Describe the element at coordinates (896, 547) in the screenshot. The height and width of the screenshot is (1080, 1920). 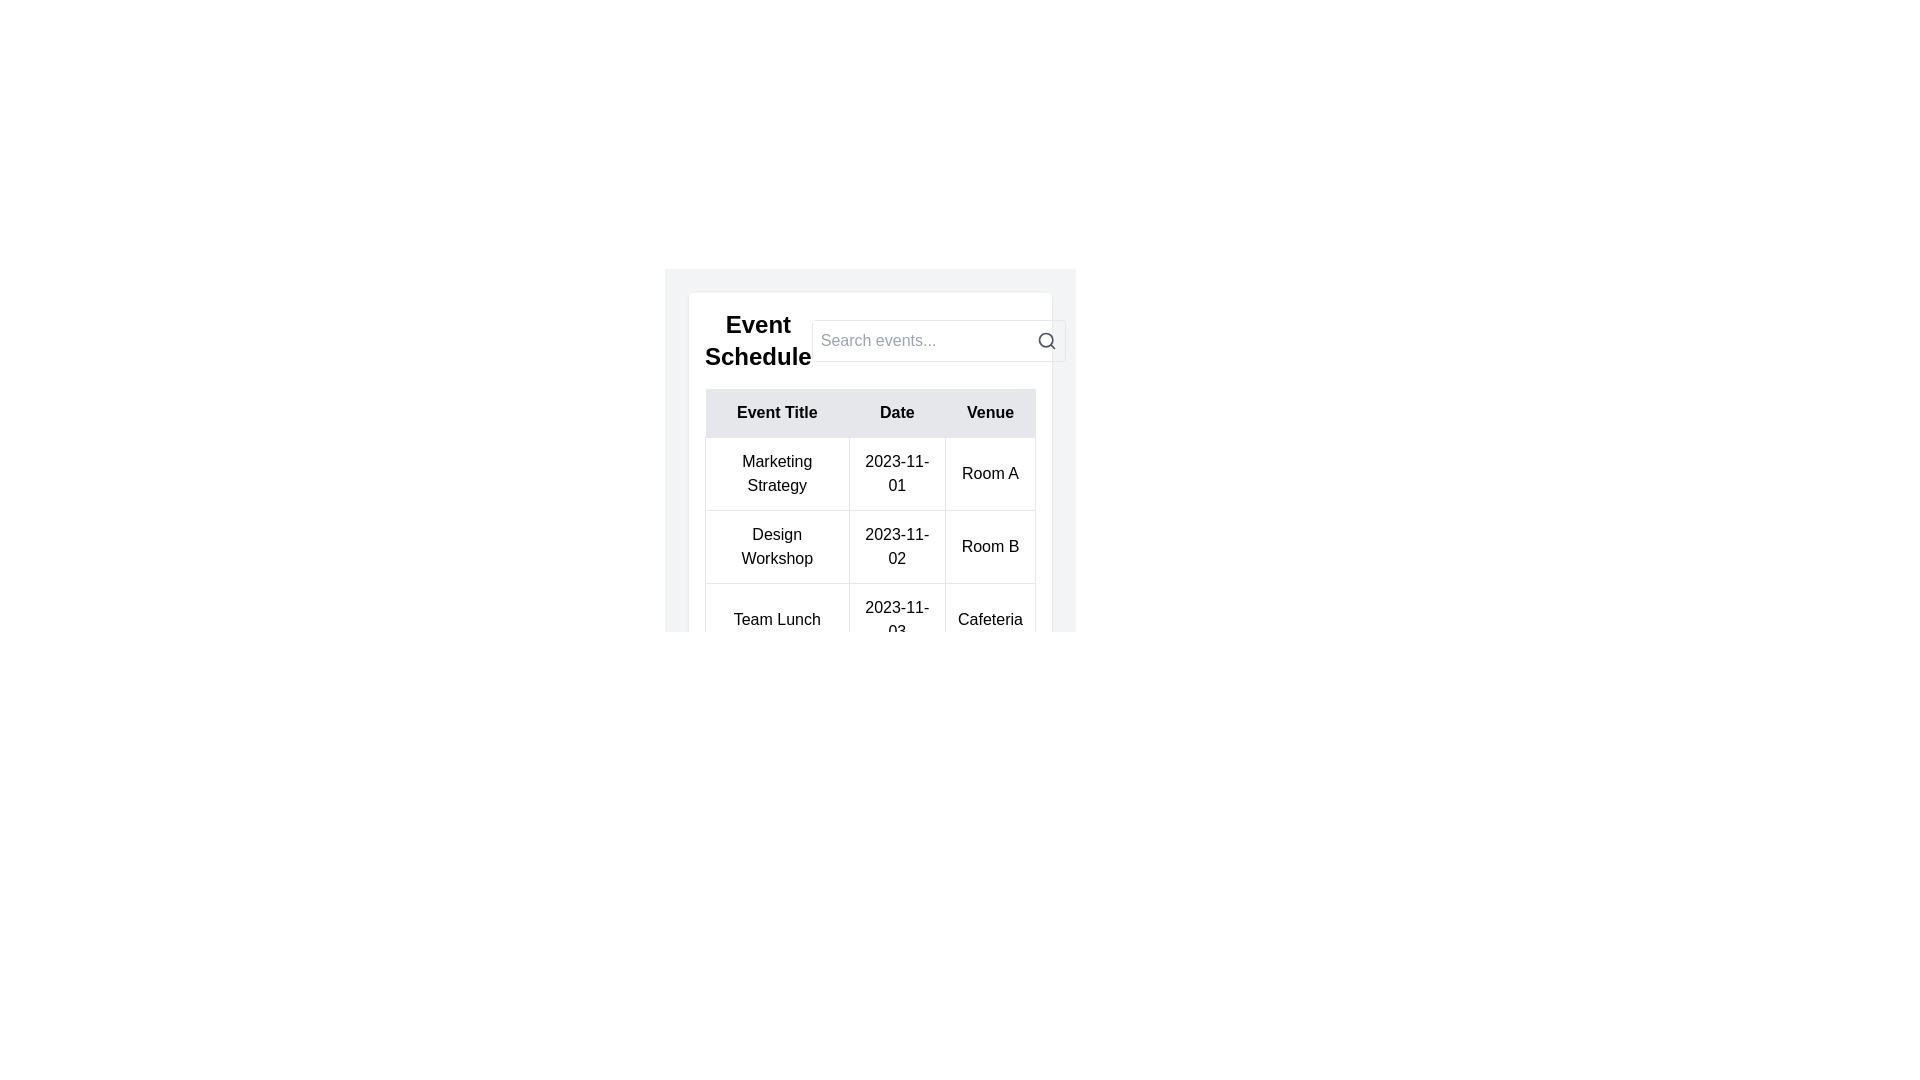
I see `the Text label displaying the date '2023-11-02' in the second row under the 'Date' column of the schedule table` at that location.